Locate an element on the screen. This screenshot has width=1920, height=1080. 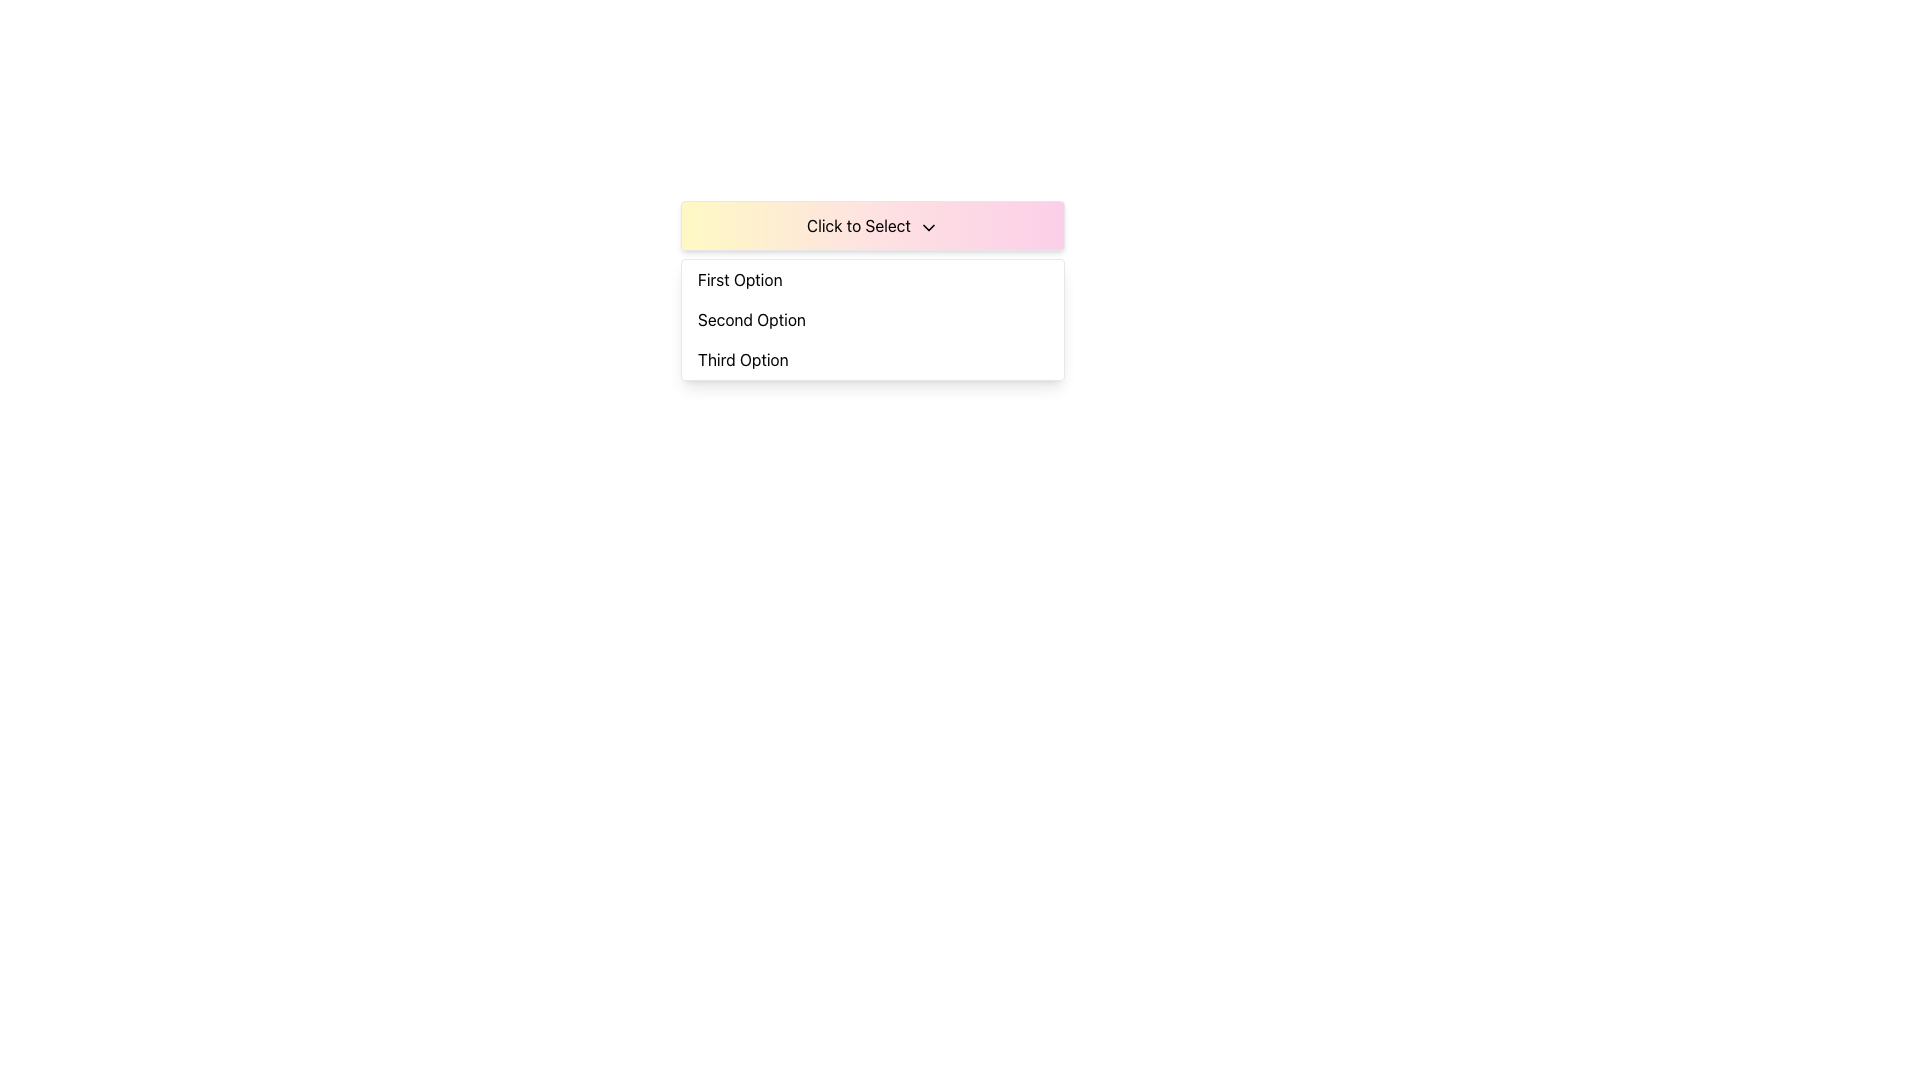
the downward-pointing chevron icon is located at coordinates (928, 226).